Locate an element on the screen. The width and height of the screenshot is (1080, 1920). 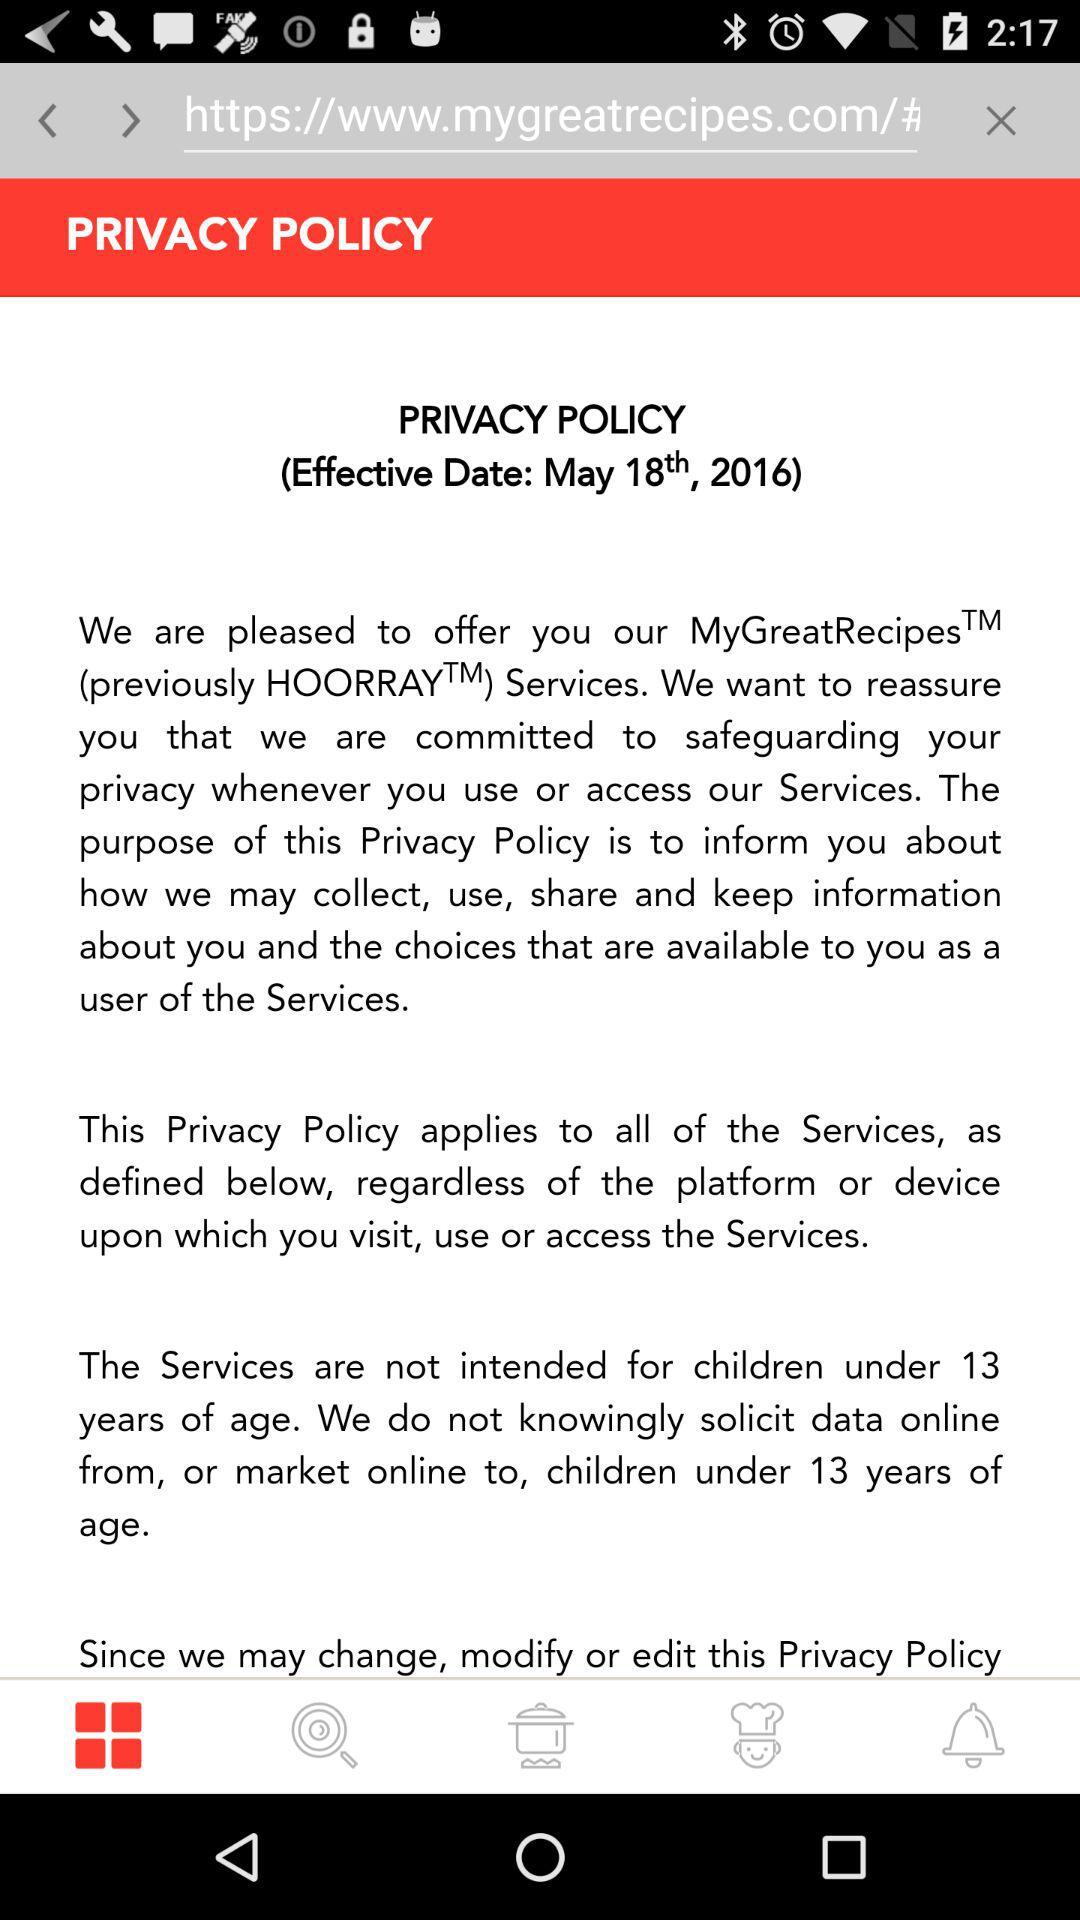
the page is located at coordinates (1001, 119).